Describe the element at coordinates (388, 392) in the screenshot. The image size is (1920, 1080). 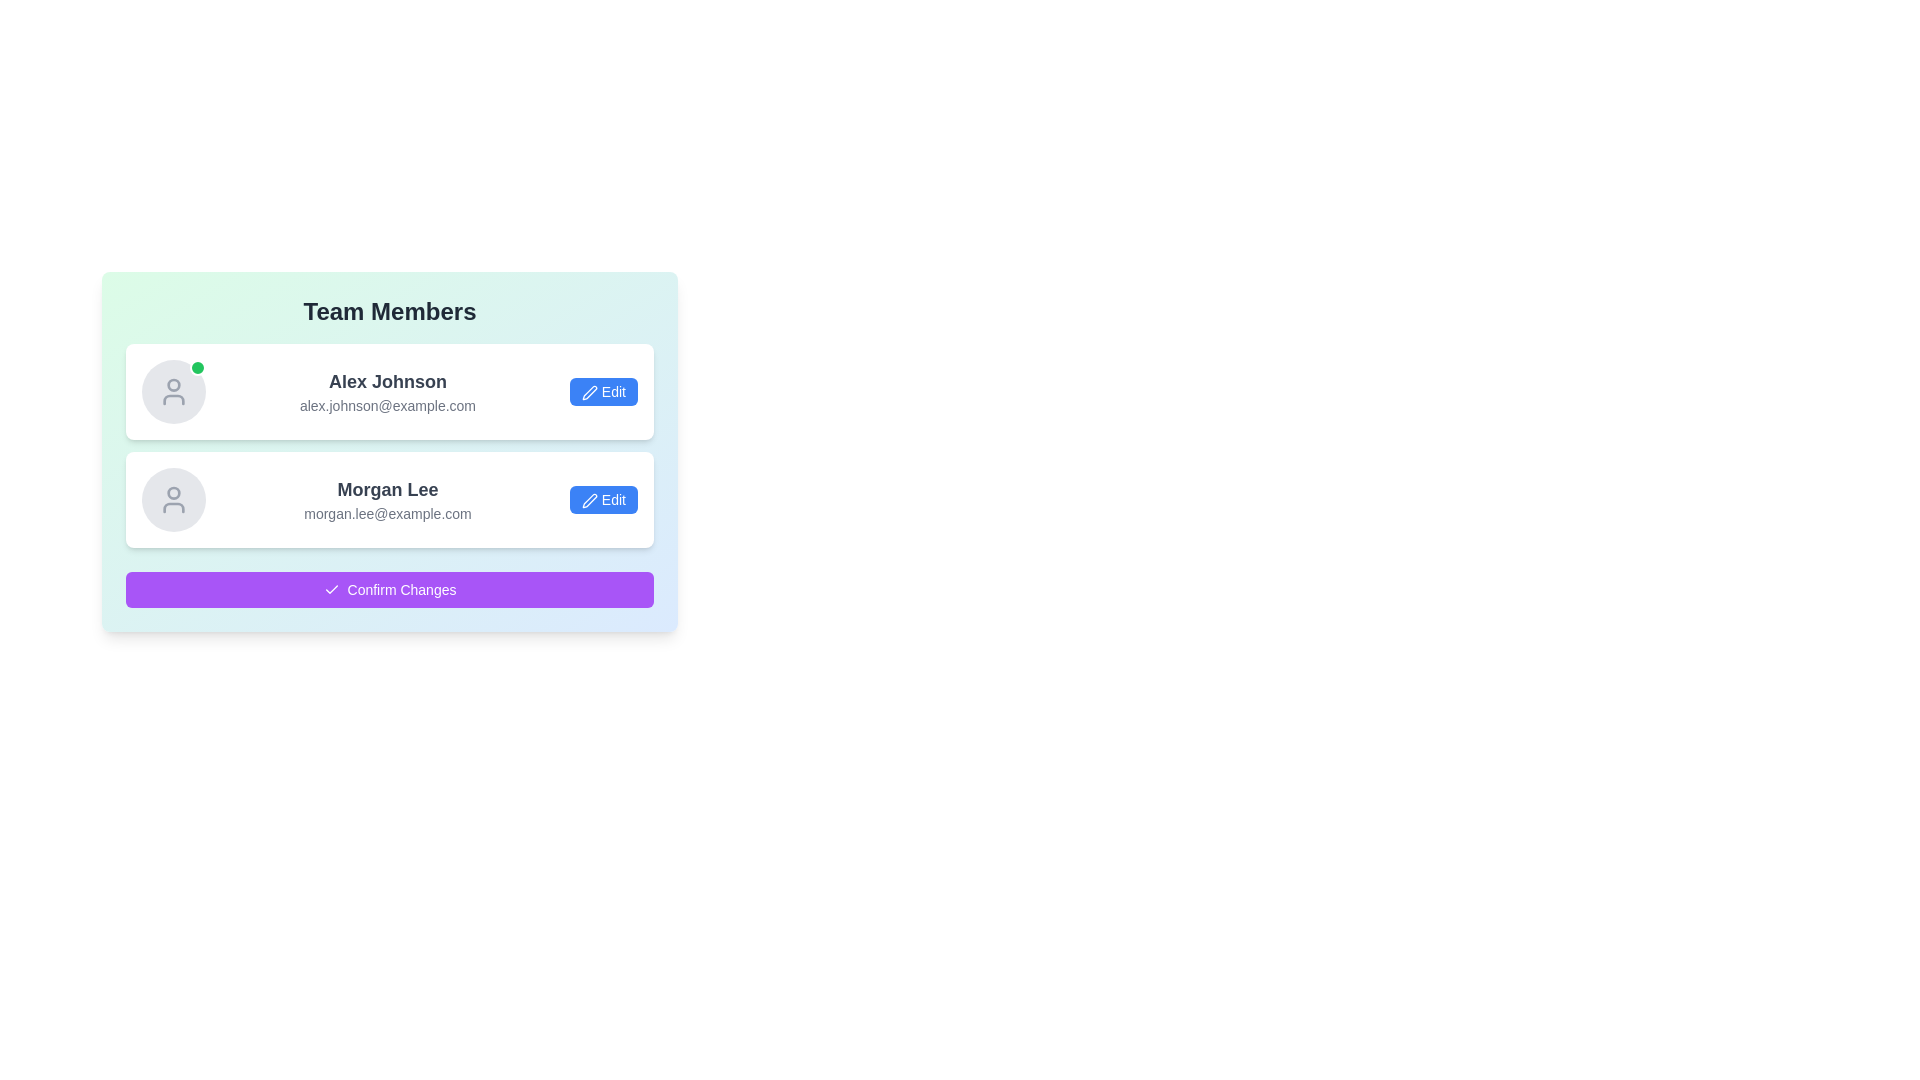
I see `the text display component that shows a team member's name and email address, located in the first section of the team members list, to the right of the profile icon` at that location.